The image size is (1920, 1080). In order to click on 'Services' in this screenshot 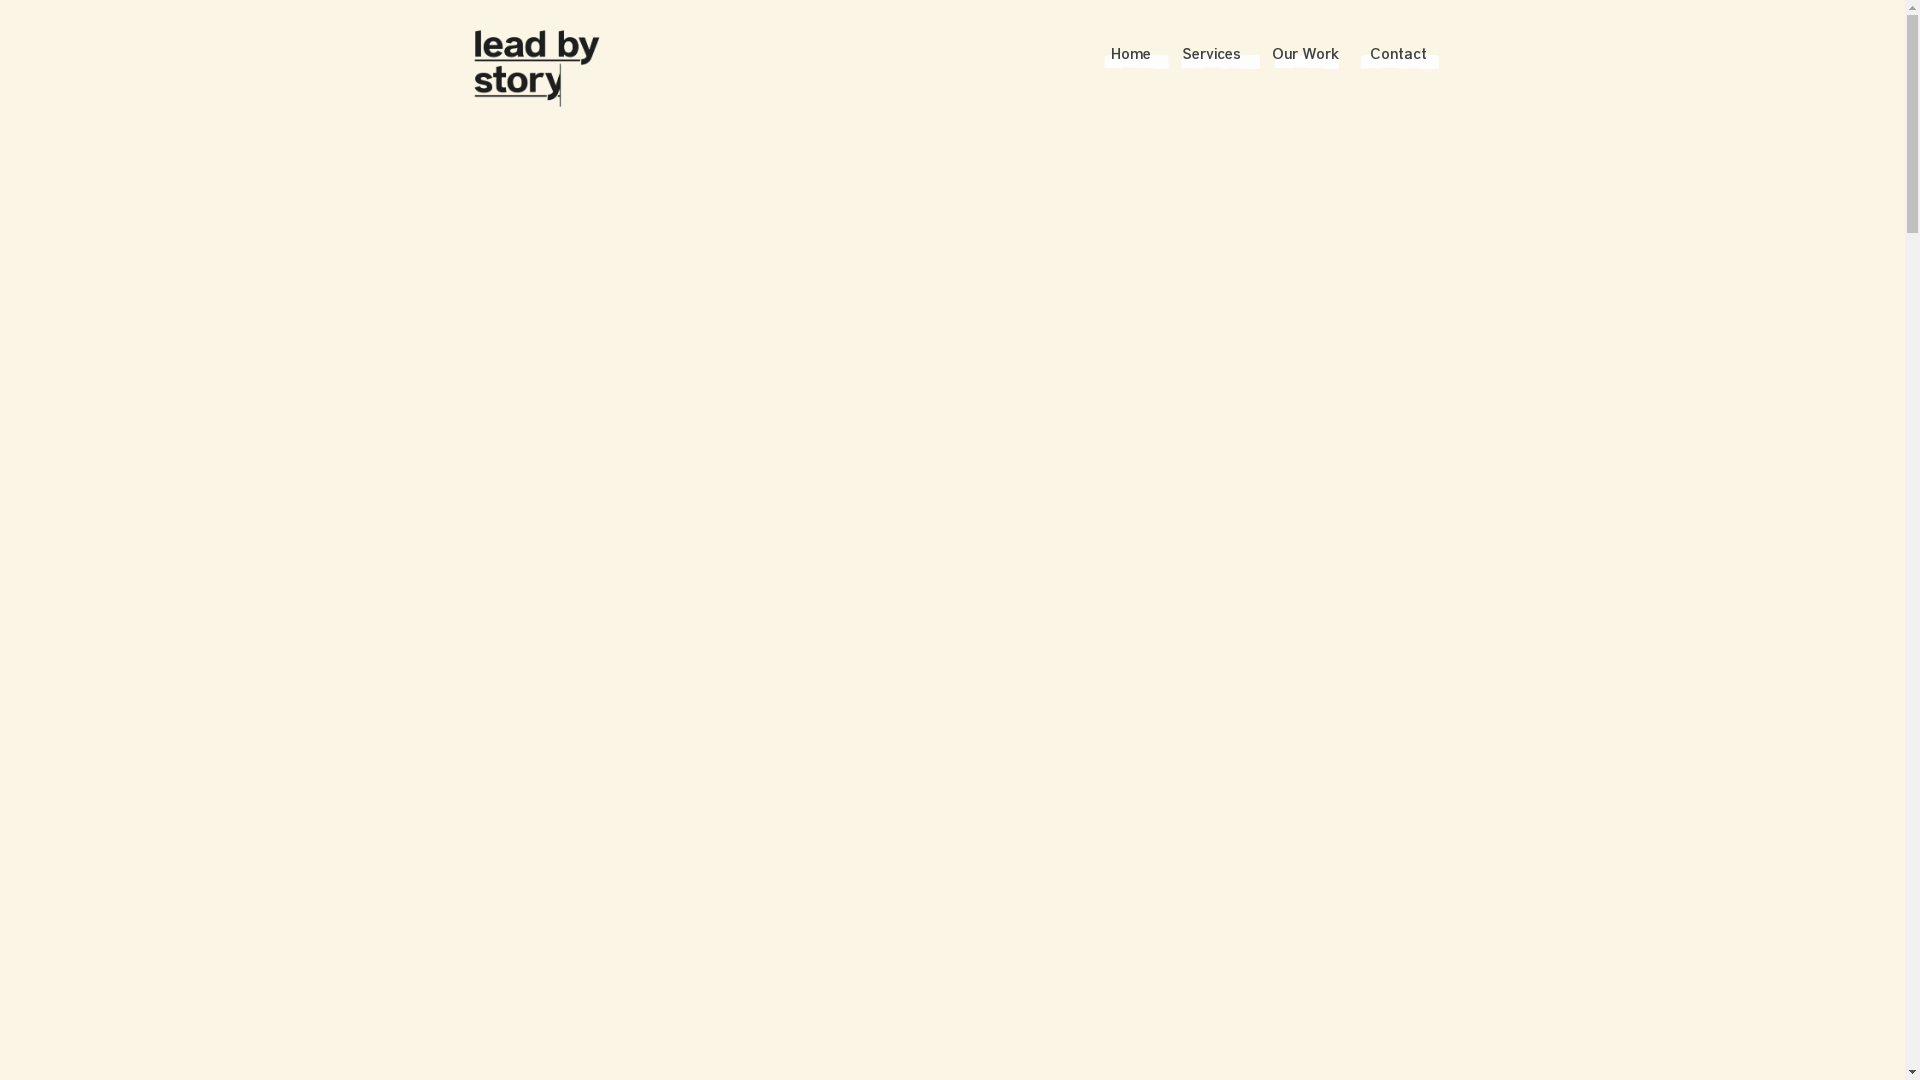, I will do `click(1209, 53)`.